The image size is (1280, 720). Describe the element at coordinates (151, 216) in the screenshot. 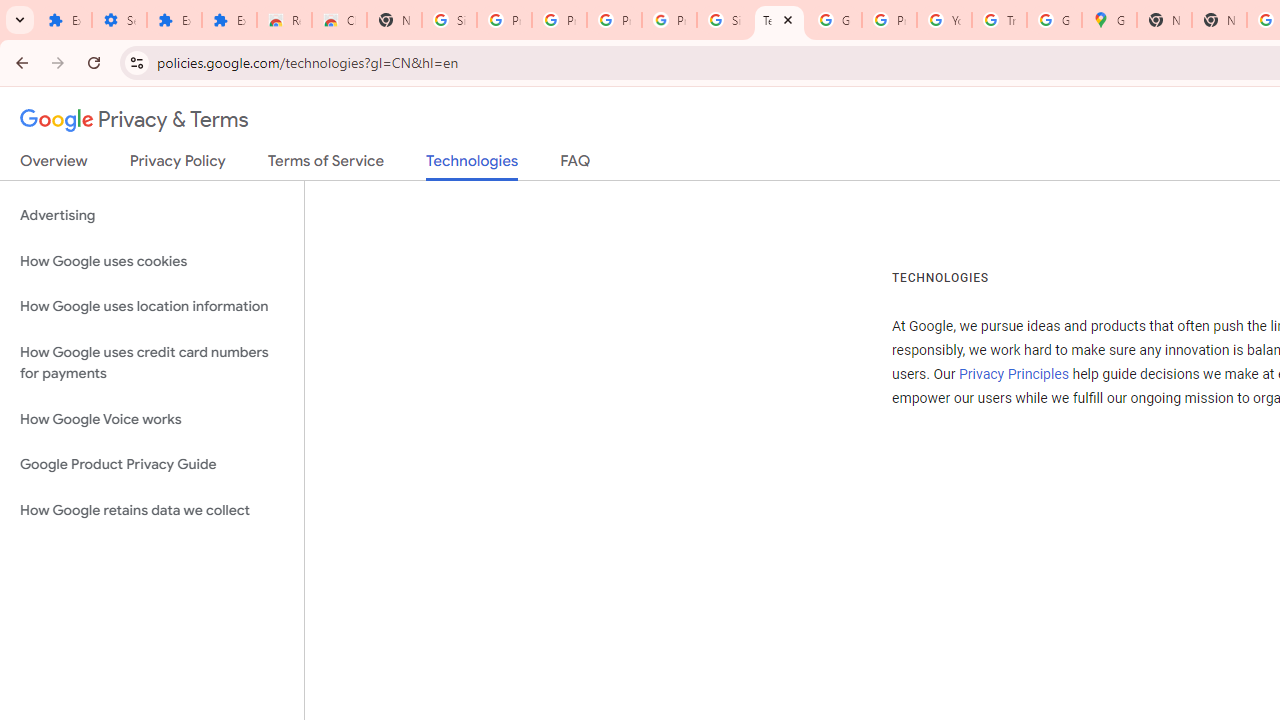

I see `'Advertising'` at that location.